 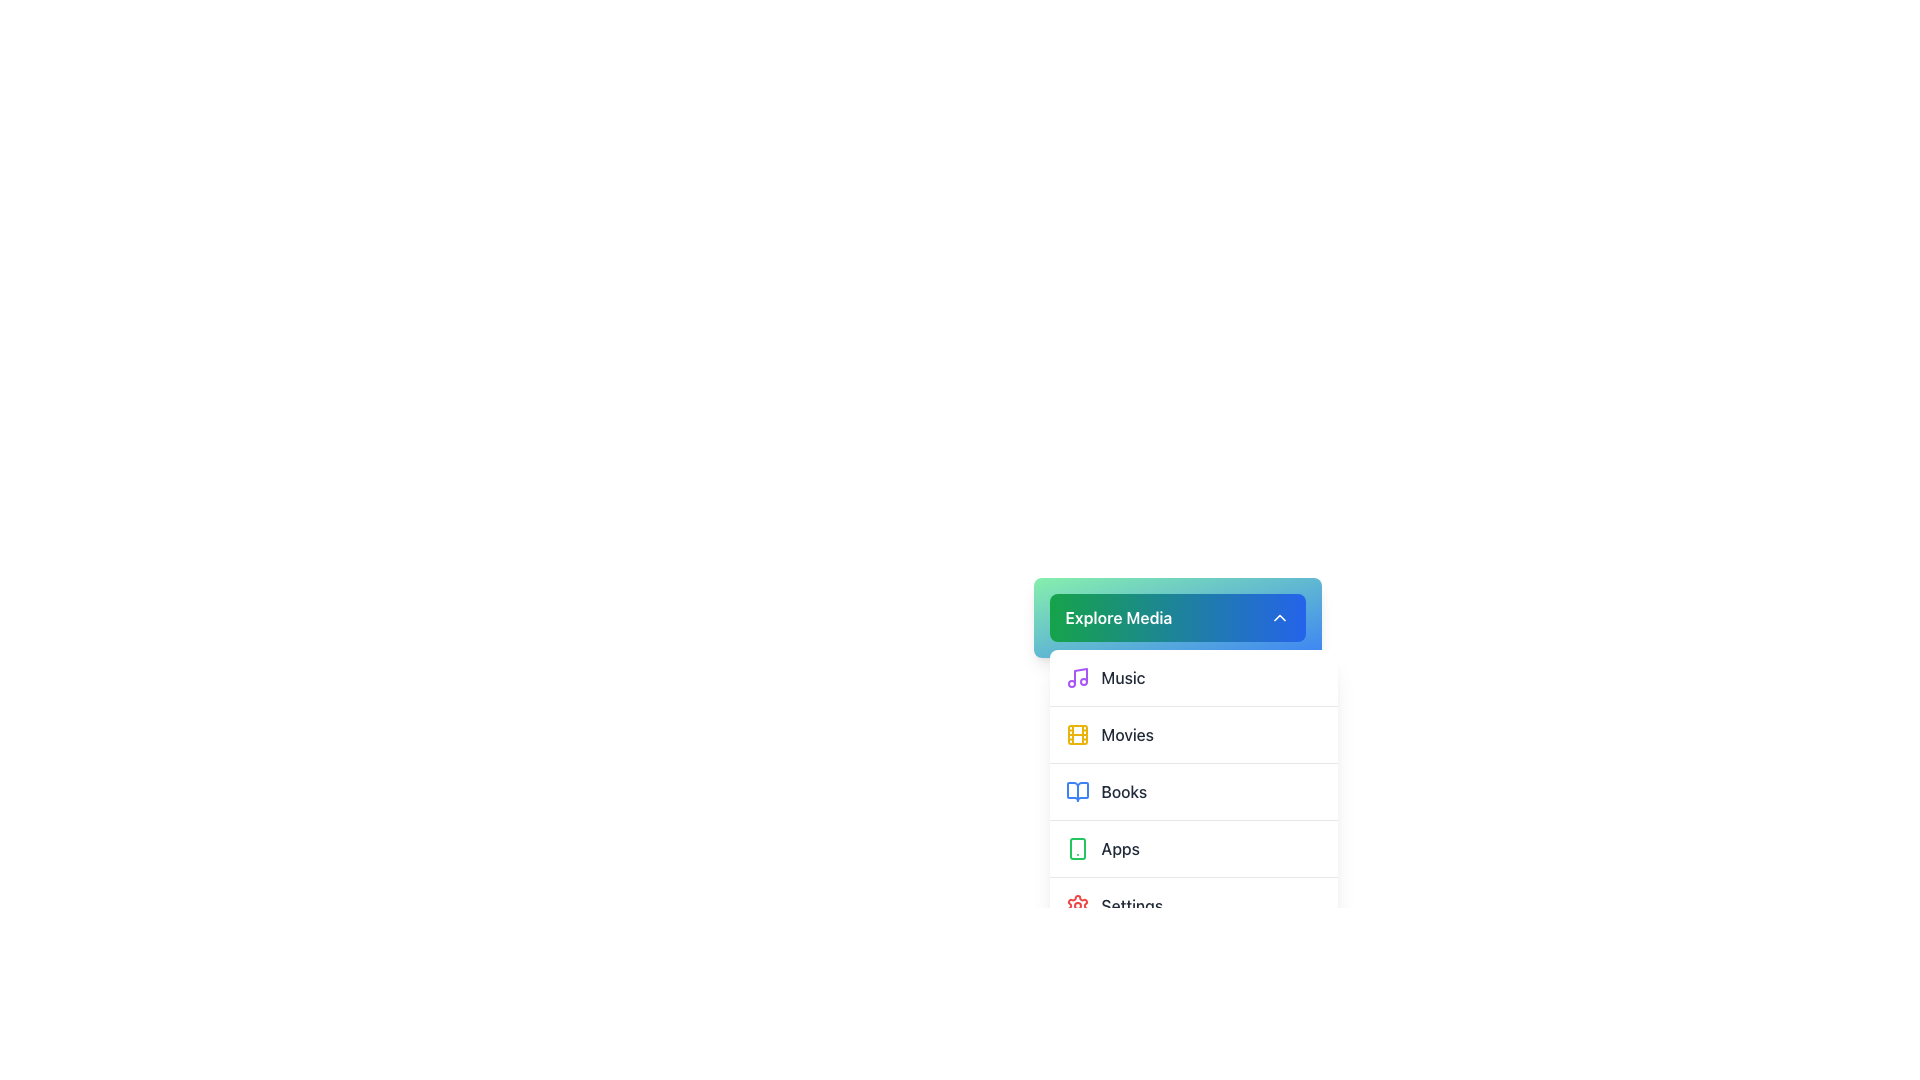 I want to click on the 'Music' category icon located under the 'Explore Media' heading, so click(x=1076, y=677).